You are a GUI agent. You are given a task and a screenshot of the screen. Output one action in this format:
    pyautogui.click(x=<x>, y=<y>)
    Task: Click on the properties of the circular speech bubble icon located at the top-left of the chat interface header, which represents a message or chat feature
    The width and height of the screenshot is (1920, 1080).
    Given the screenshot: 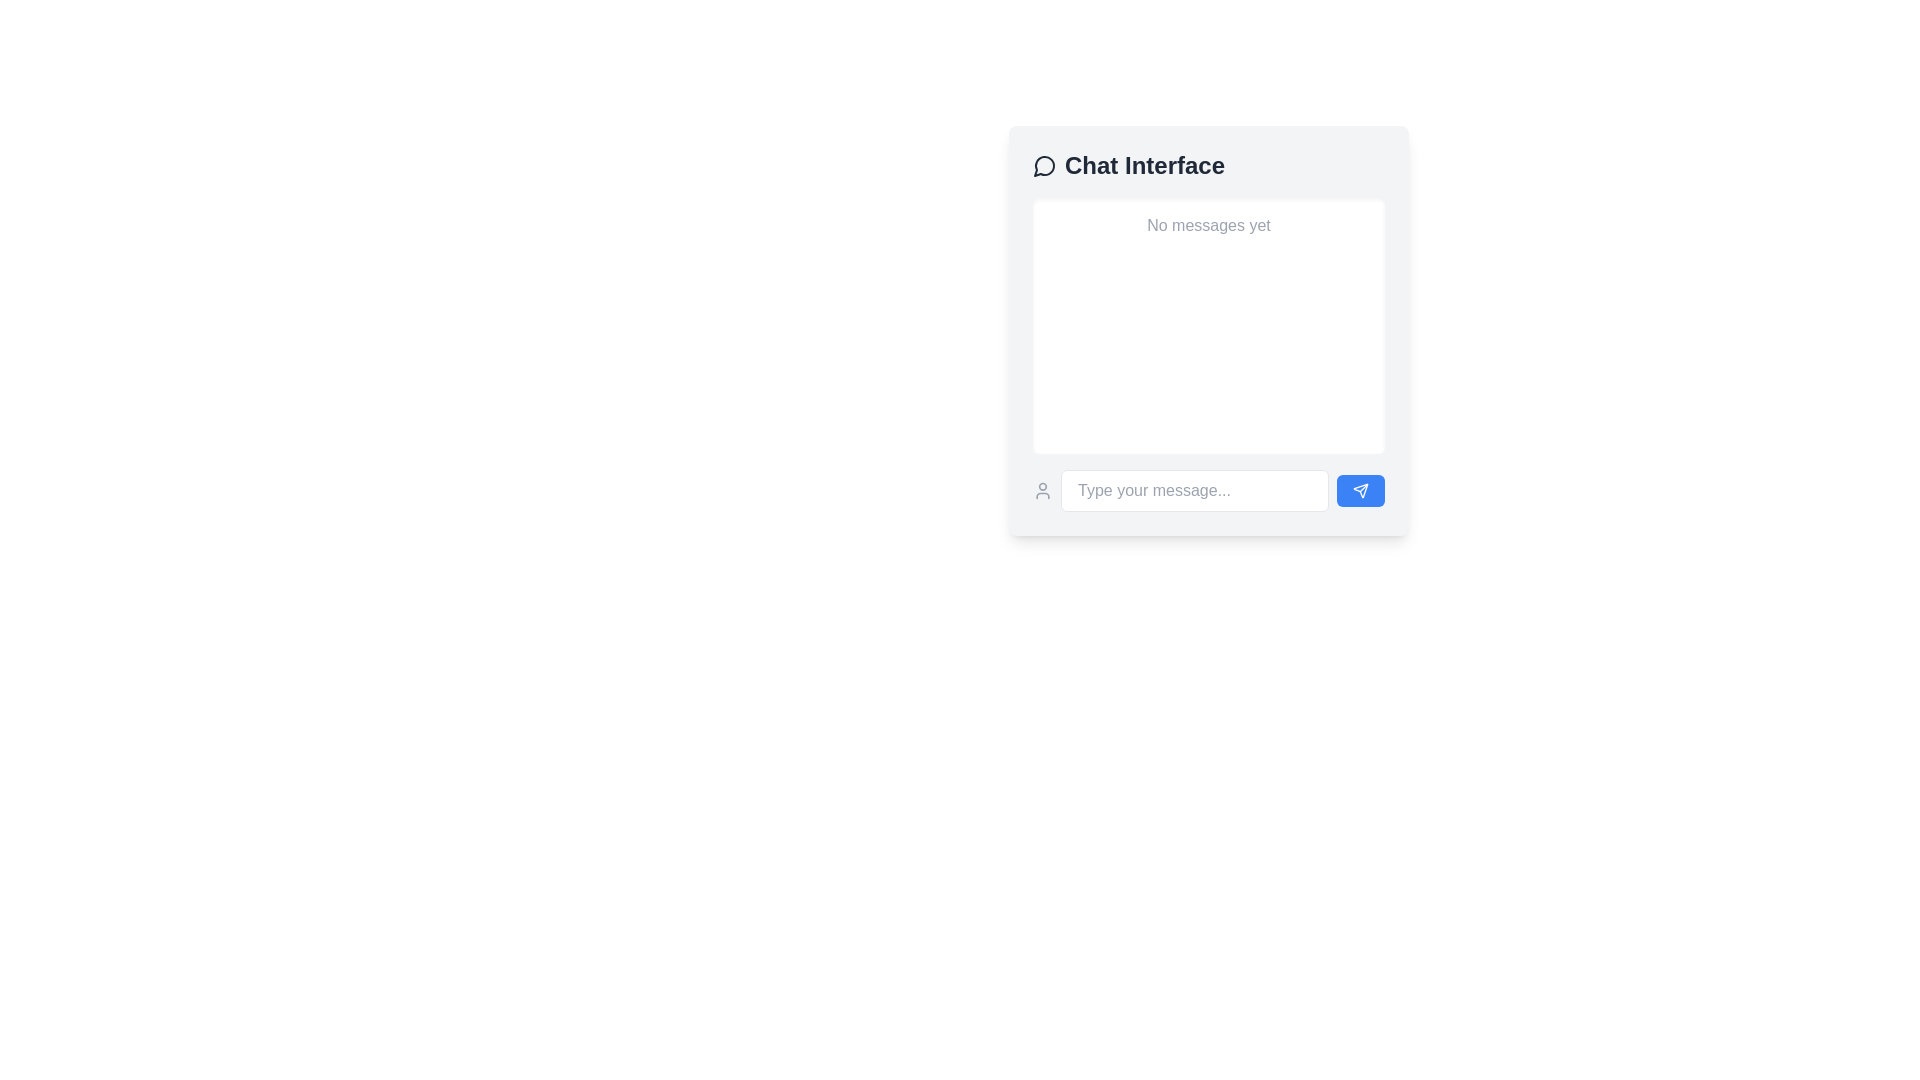 What is the action you would take?
    pyautogui.click(x=1043, y=165)
    